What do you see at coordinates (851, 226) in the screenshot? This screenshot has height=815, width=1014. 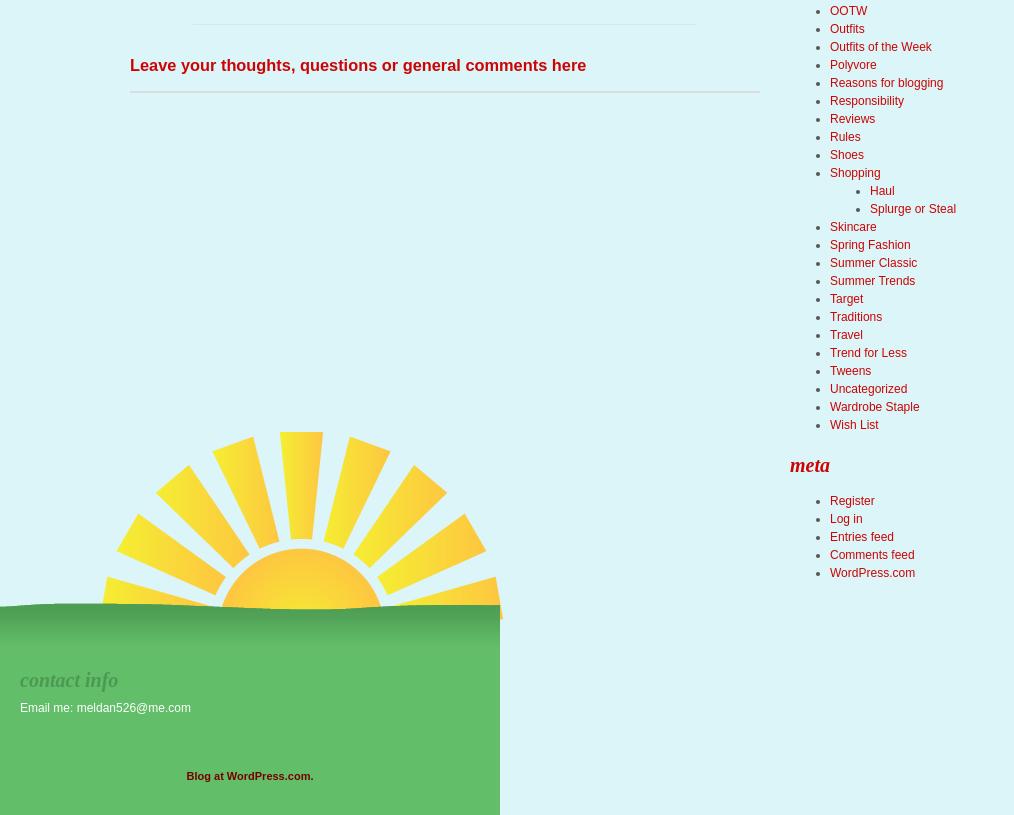 I see `'Skincare'` at bounding box center [851, 226].